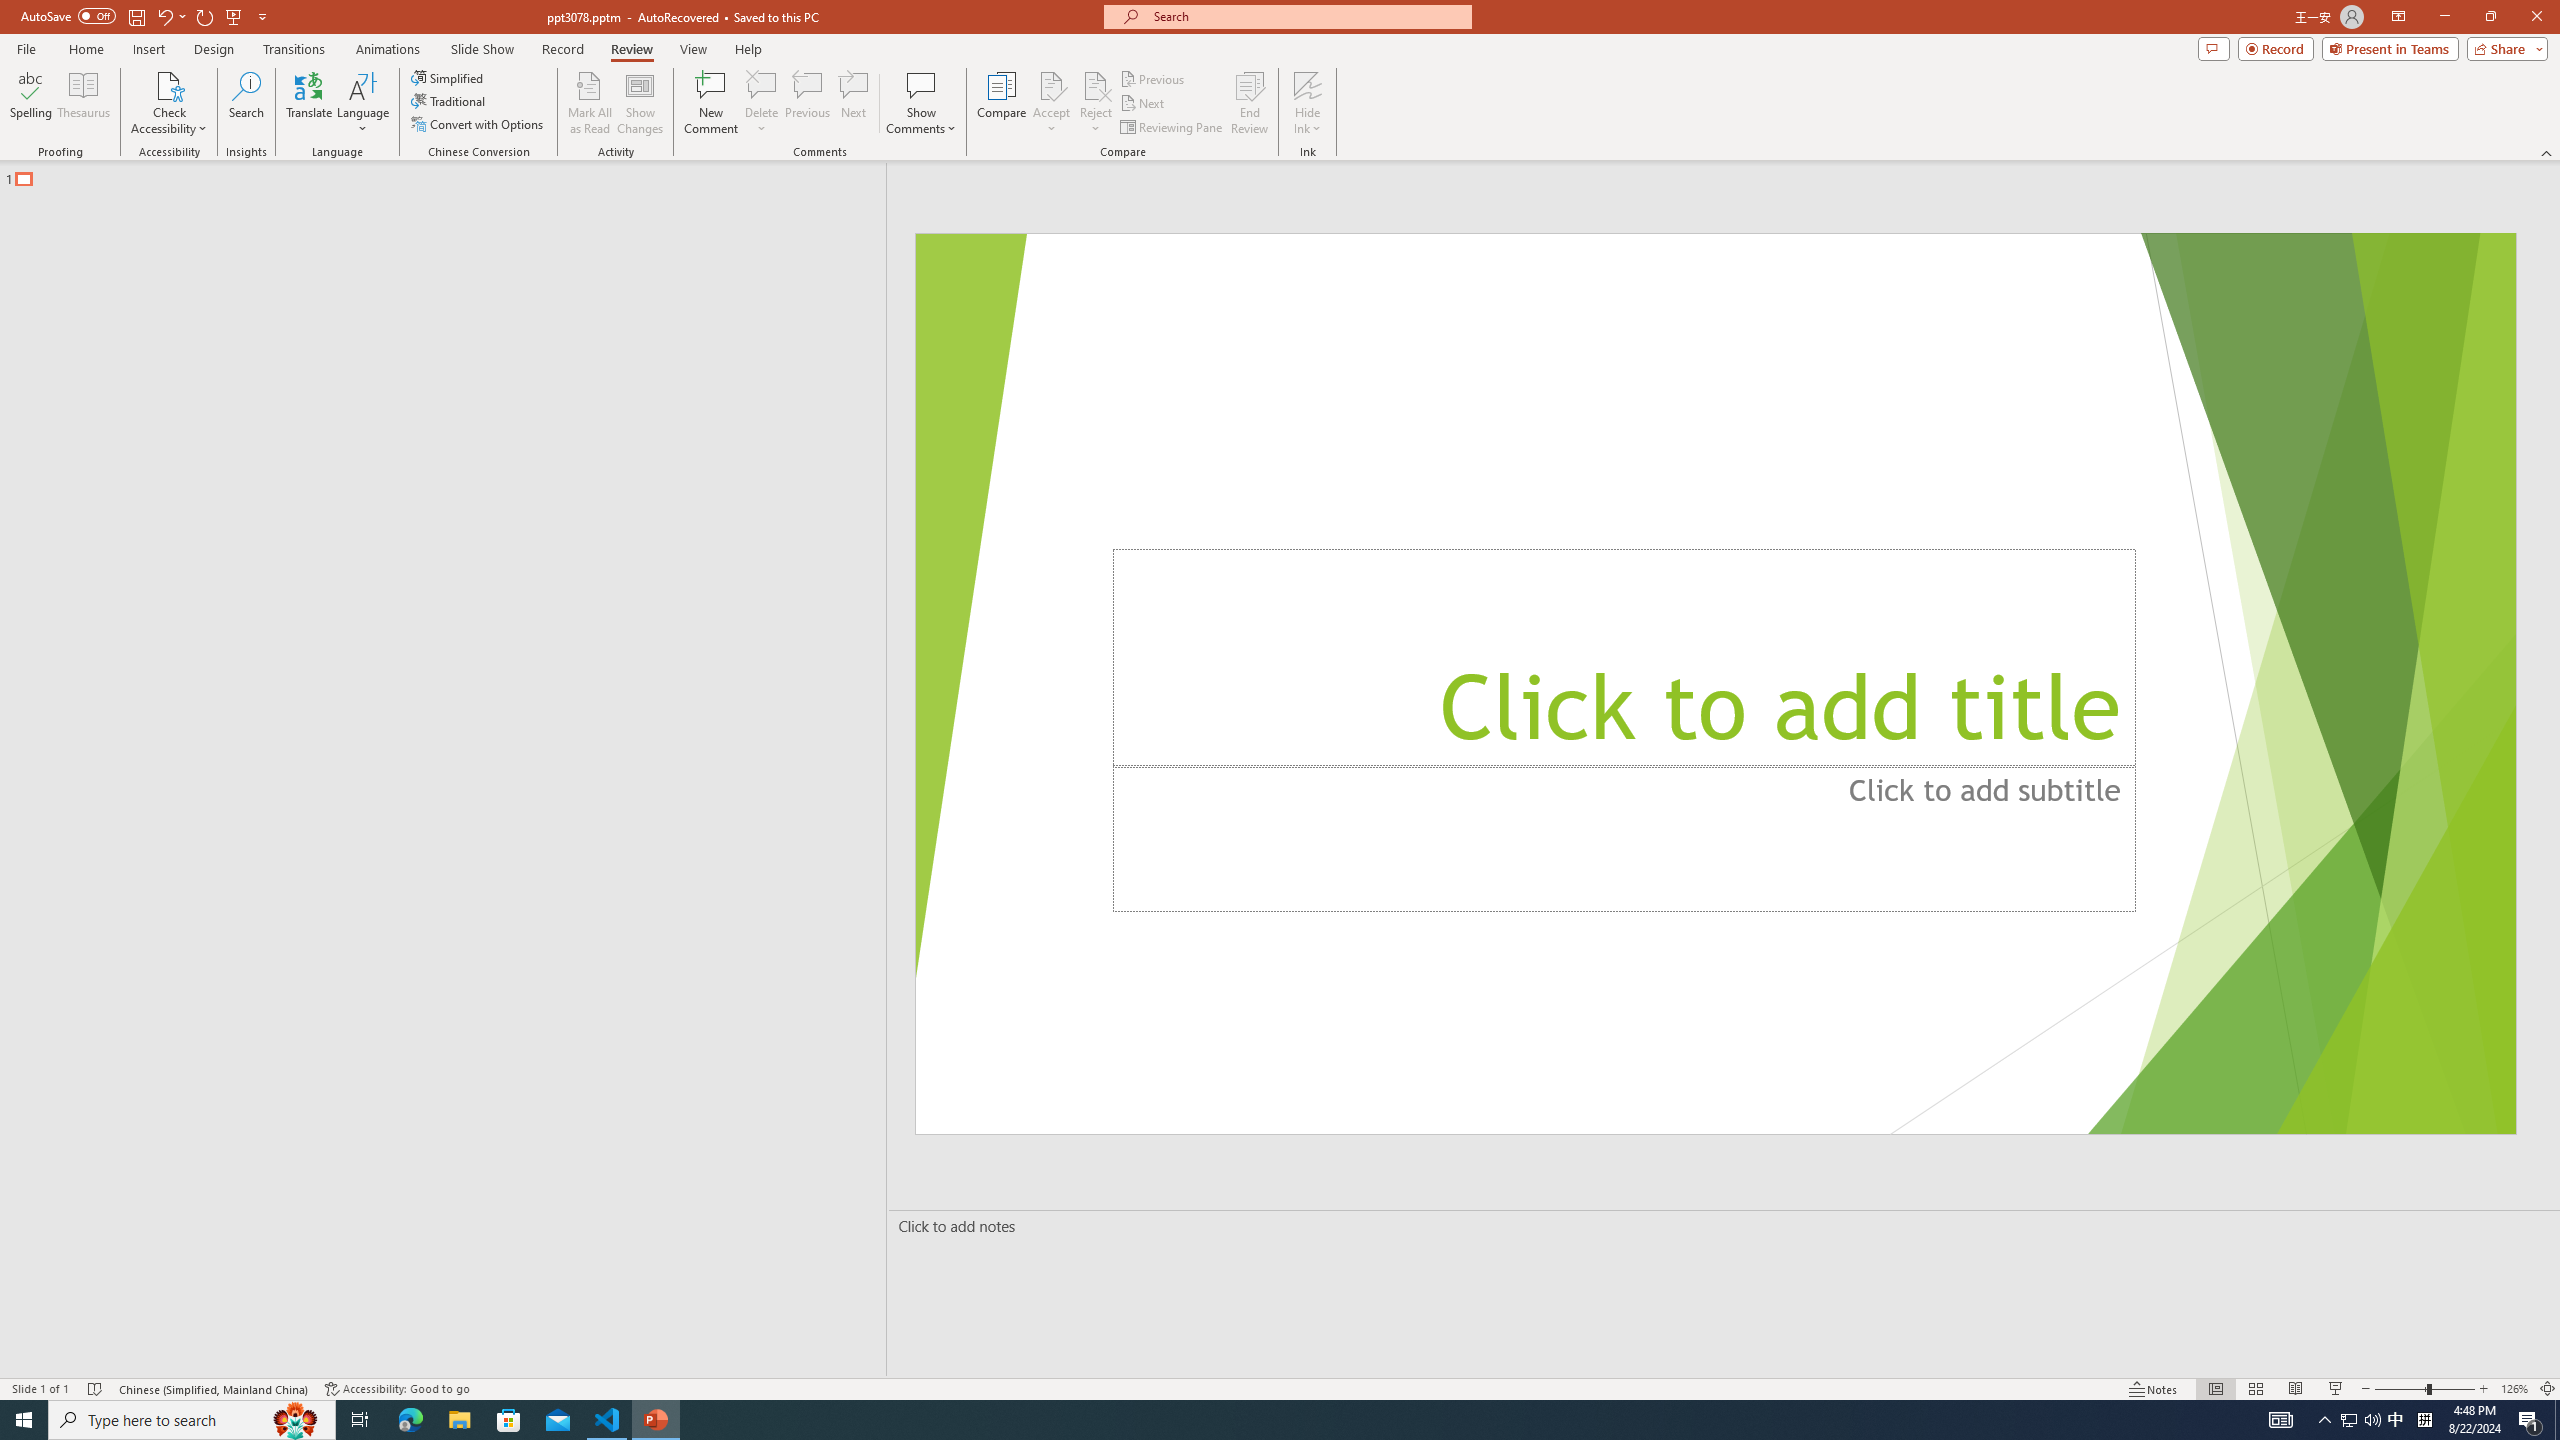  Describe the element at coordinates (448, 99) in the screenshot. I see `'Traditional'` at that location.